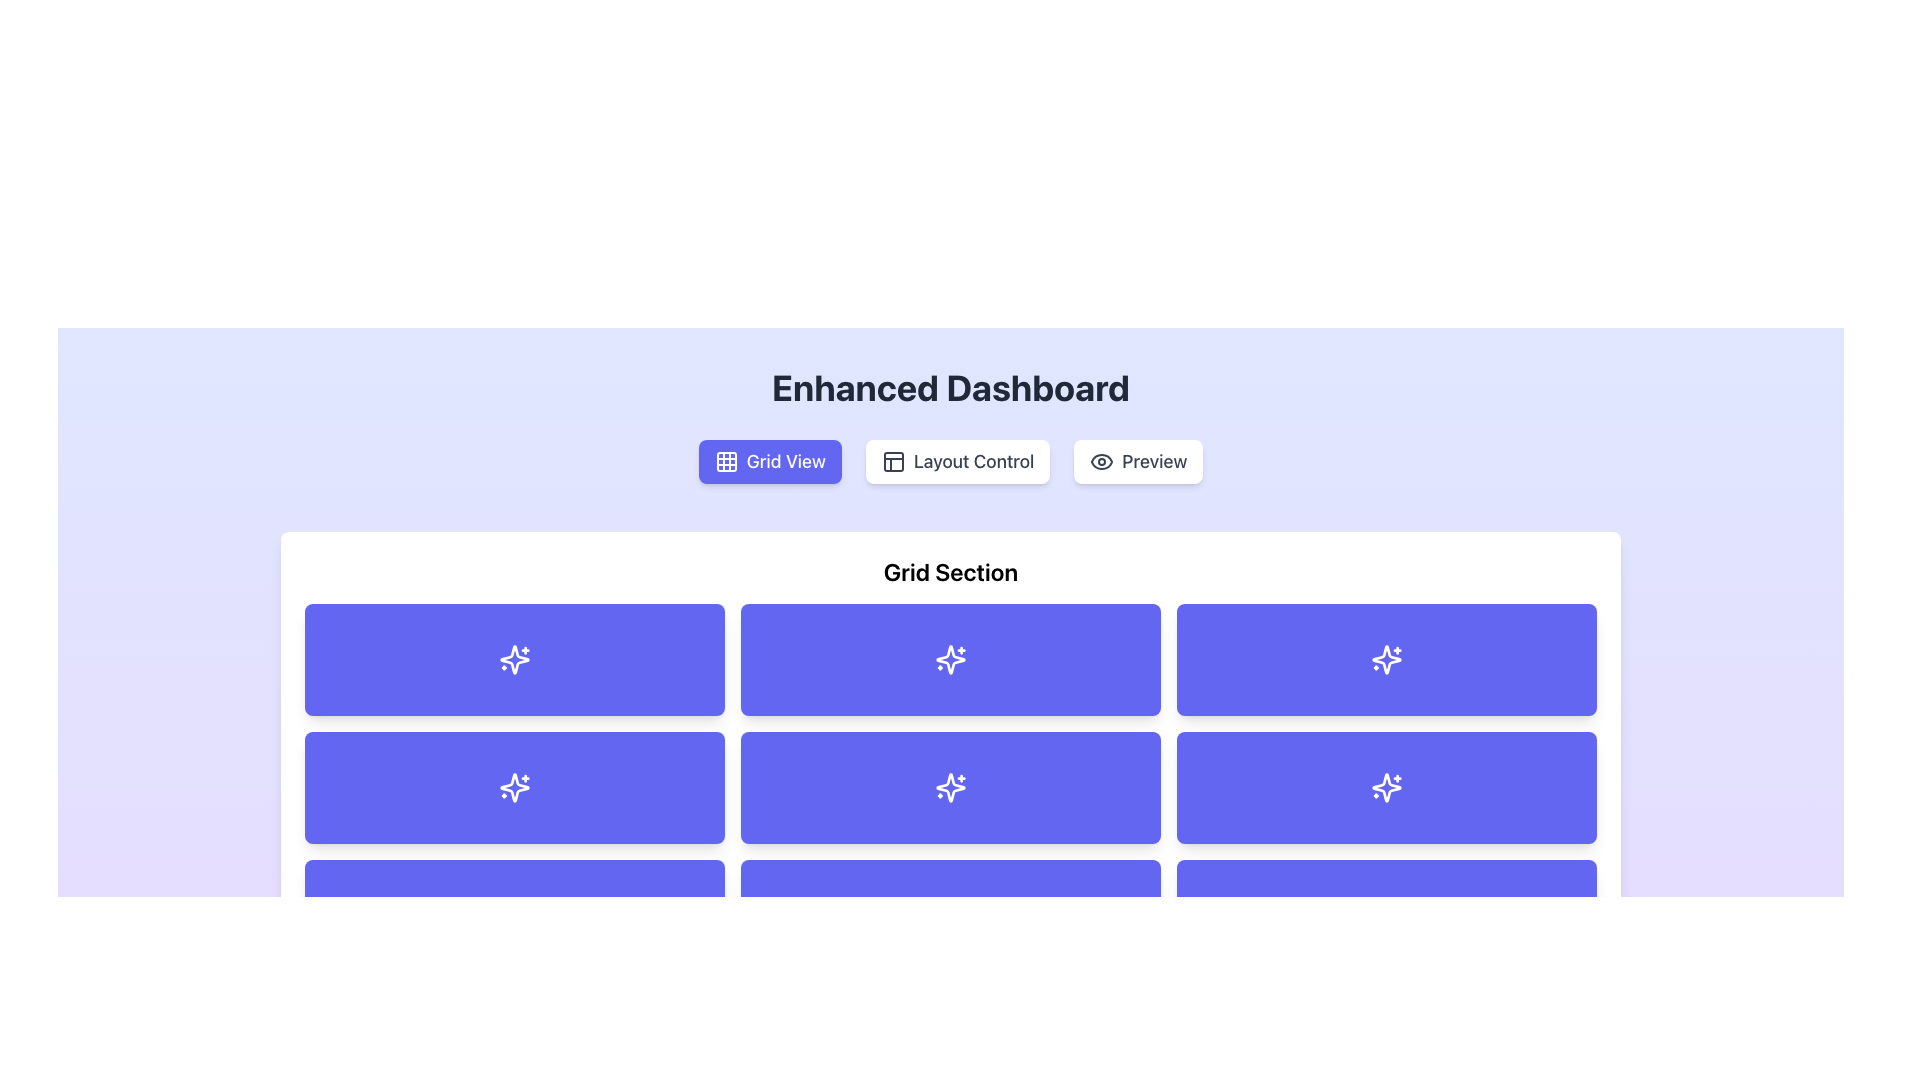  Describe the element at coordinates (949, 786) in the screenshot. I see `the indigo rectangular card with rounded corners and a centered white sparkle icon located in the second row and middle column of the grid layout` at that location.